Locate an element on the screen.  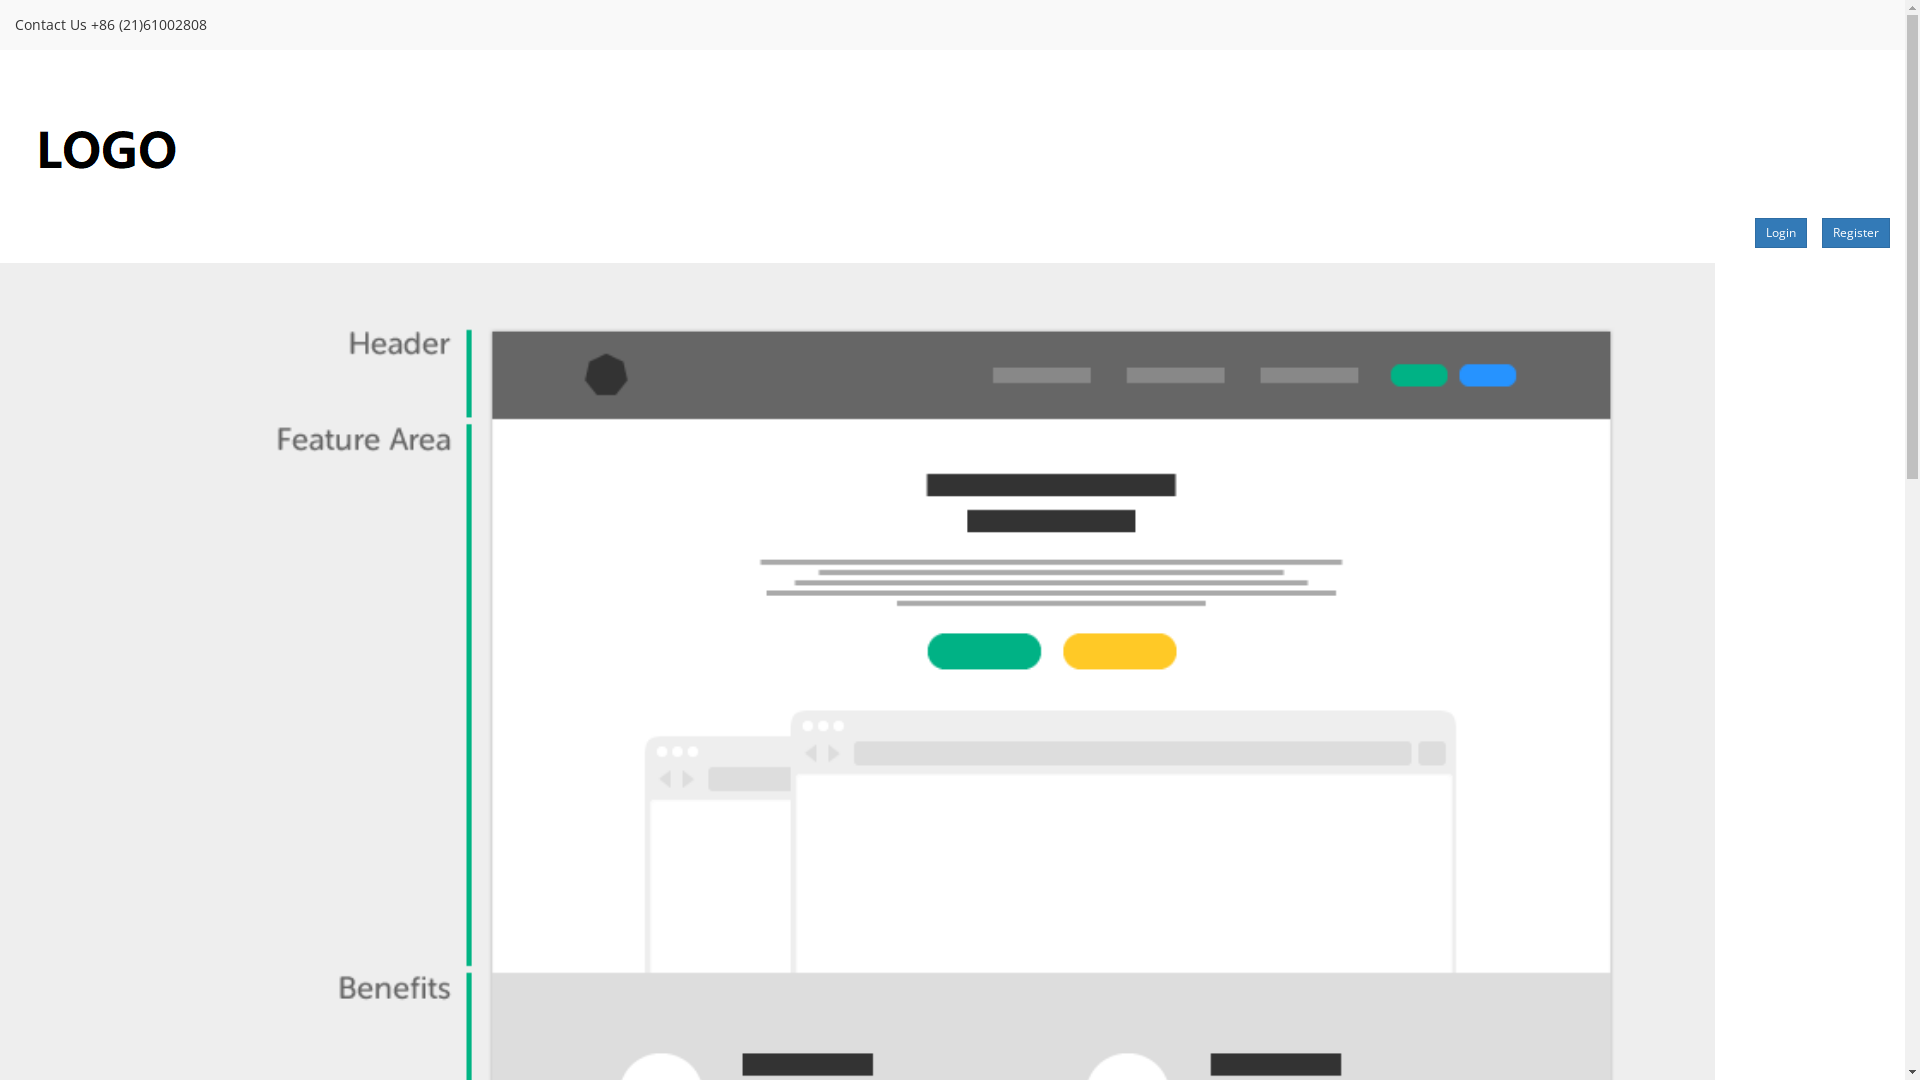
'Register' is located at coordinates (1855, 231).